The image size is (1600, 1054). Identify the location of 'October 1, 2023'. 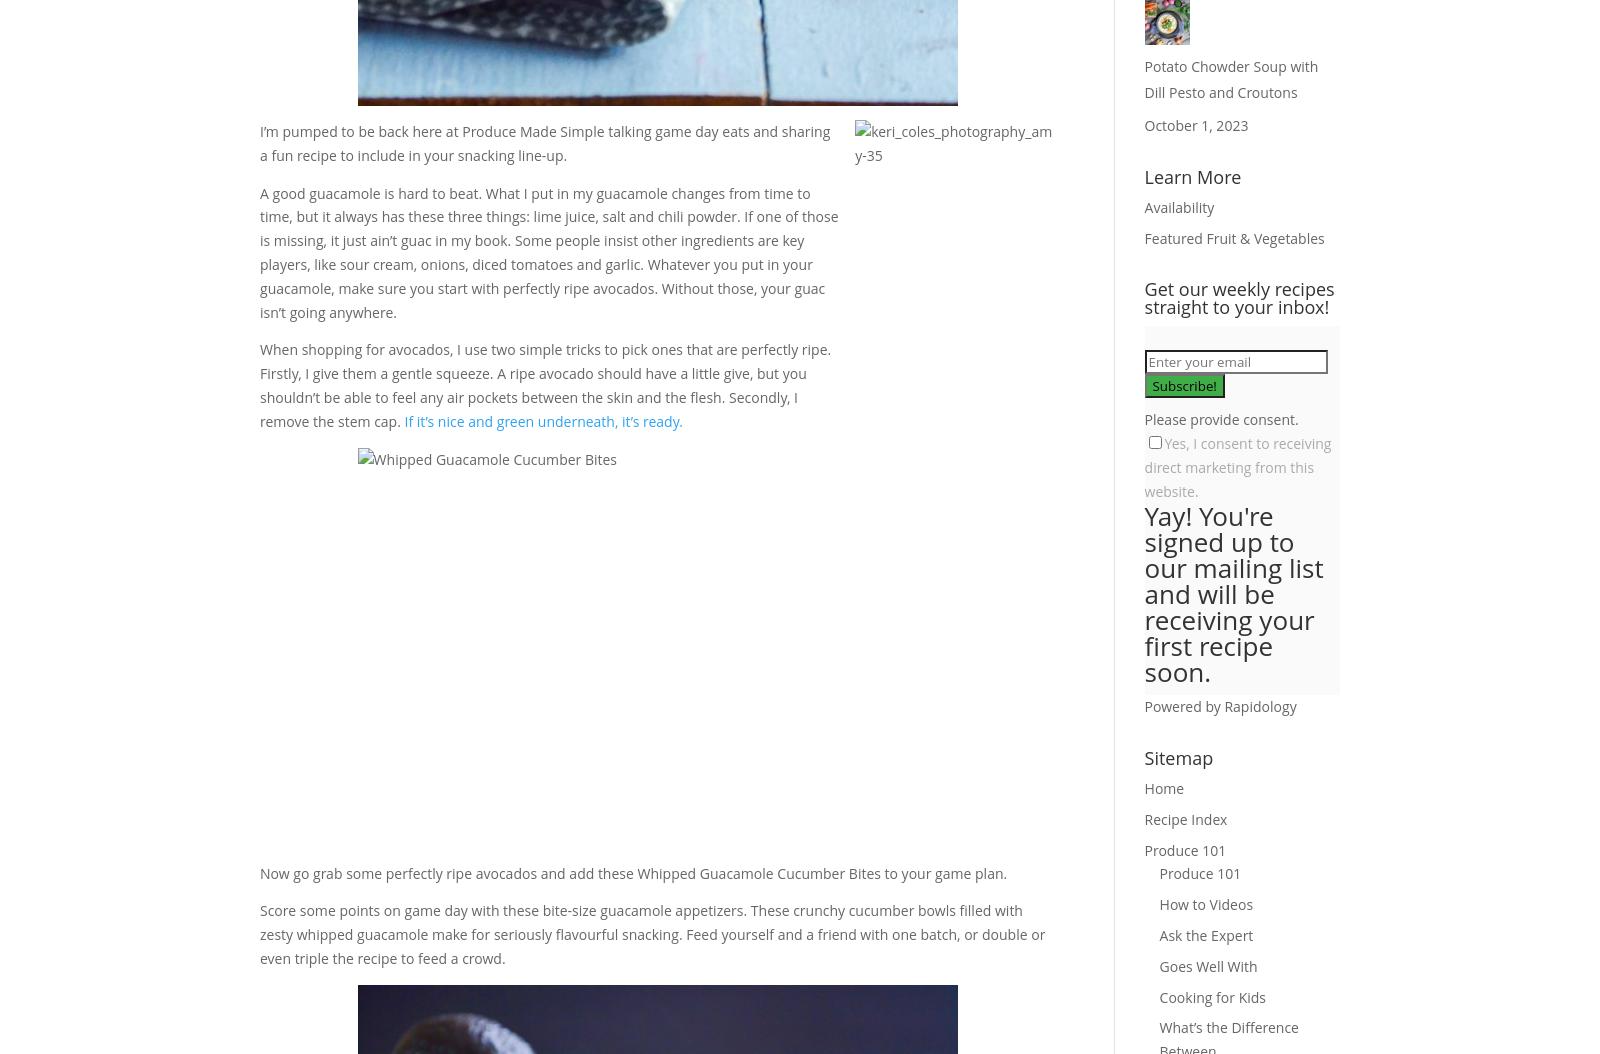
(1196, 124).